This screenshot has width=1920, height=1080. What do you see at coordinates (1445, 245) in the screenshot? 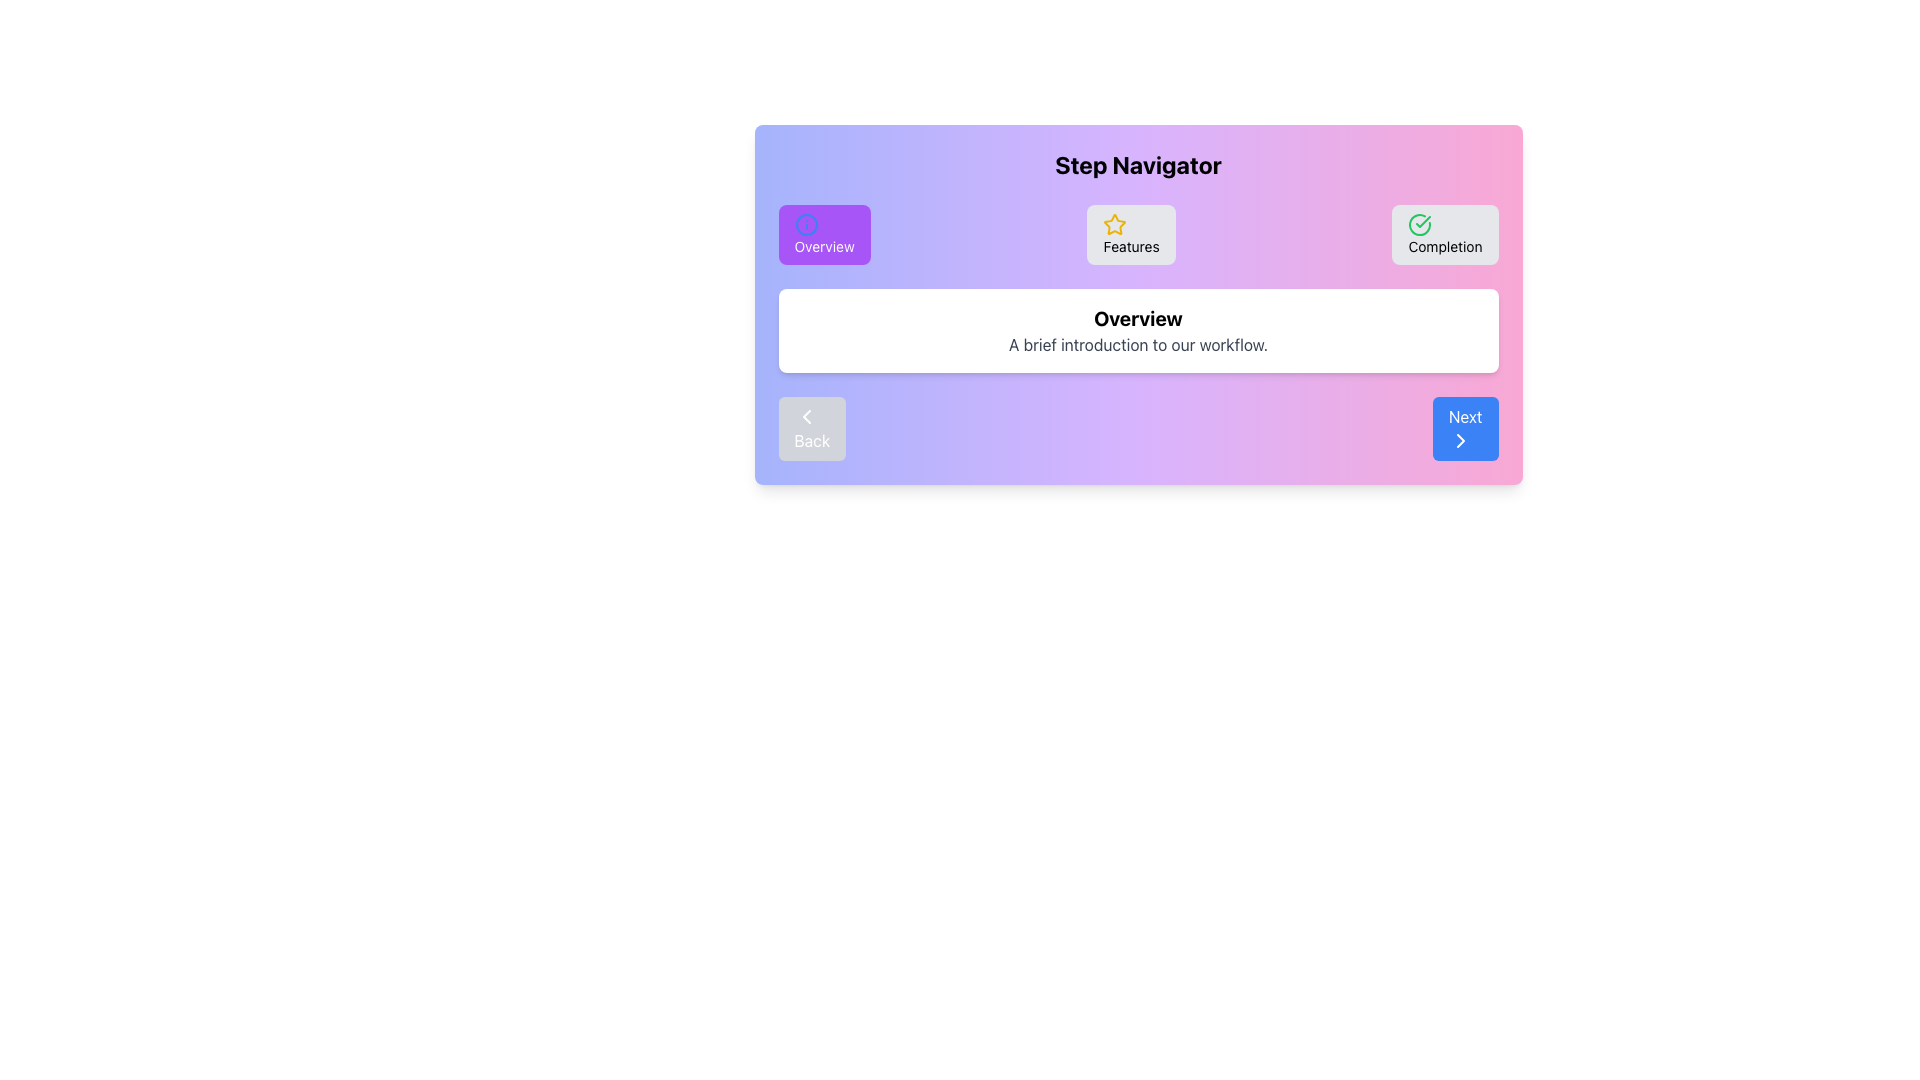
I see `the text label located at the bottom of the third option in the horizontal navigation bar in the top-right corner, which denotes the title or purpose of the associated navigation option` at bounding box center [1445, 245].